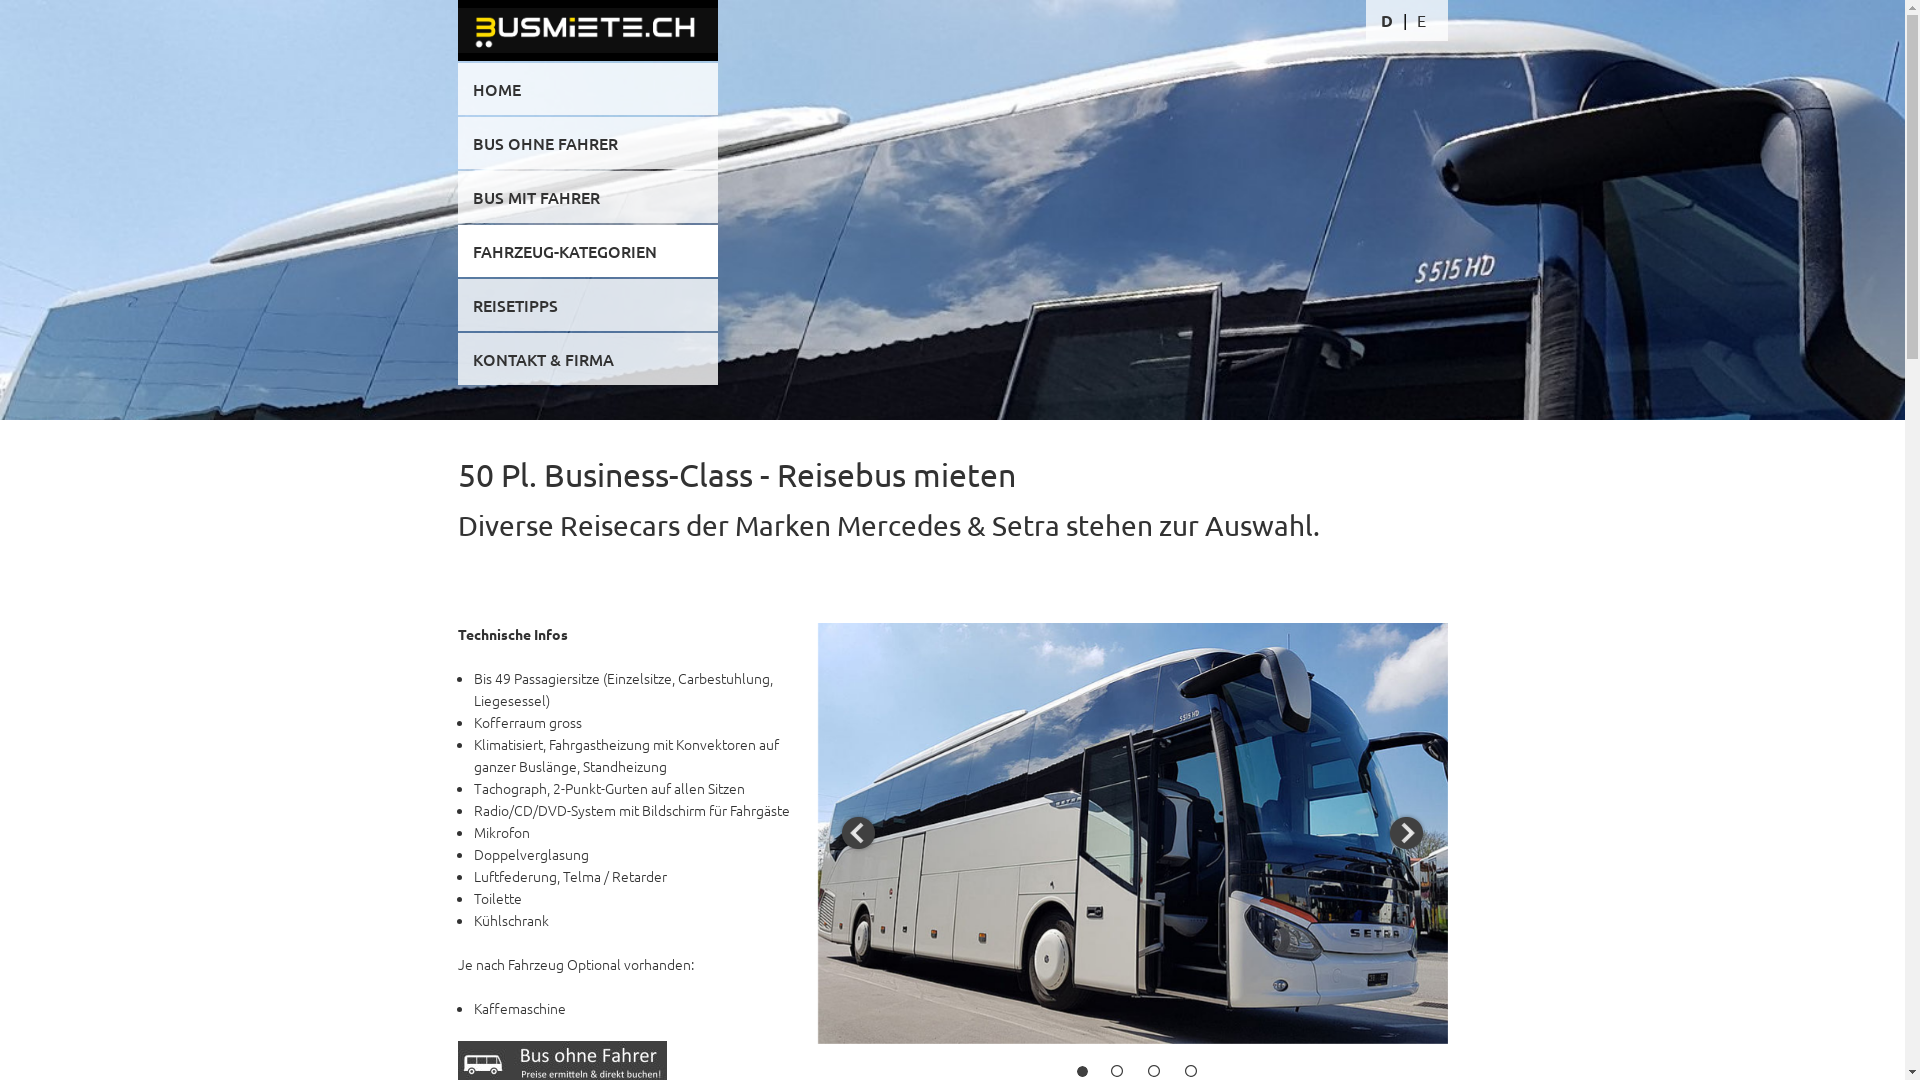 Image resolution: width=1920 pixels, height=1080 pixels. Describe the element at coordinates (1385, 833) in the screenshot. I see `'Weiter'` at that location.